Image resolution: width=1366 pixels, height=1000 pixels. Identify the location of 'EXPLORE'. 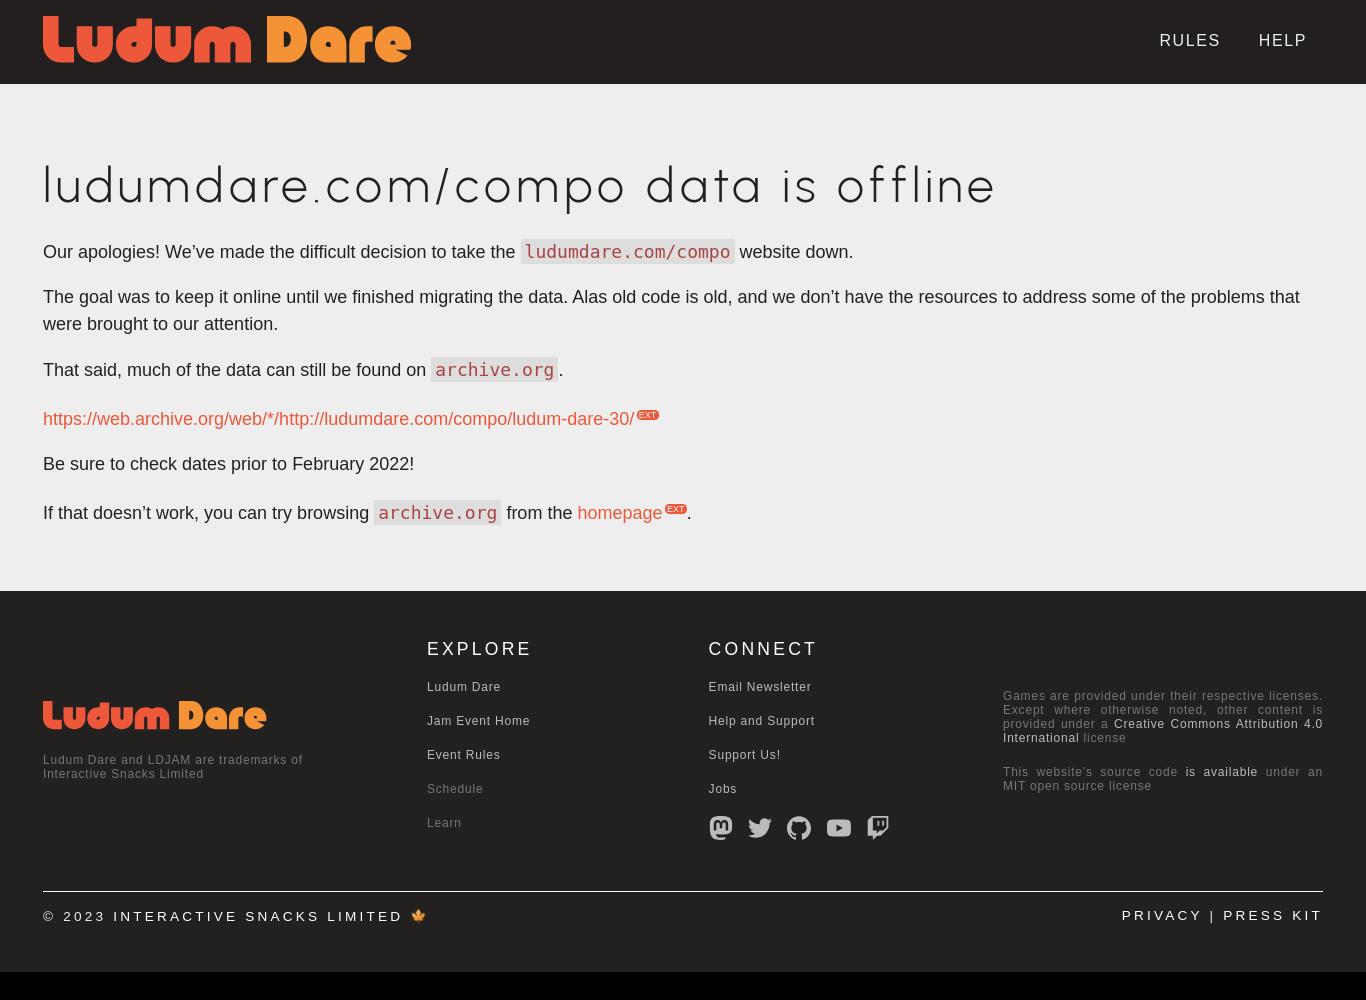
(479, 649).